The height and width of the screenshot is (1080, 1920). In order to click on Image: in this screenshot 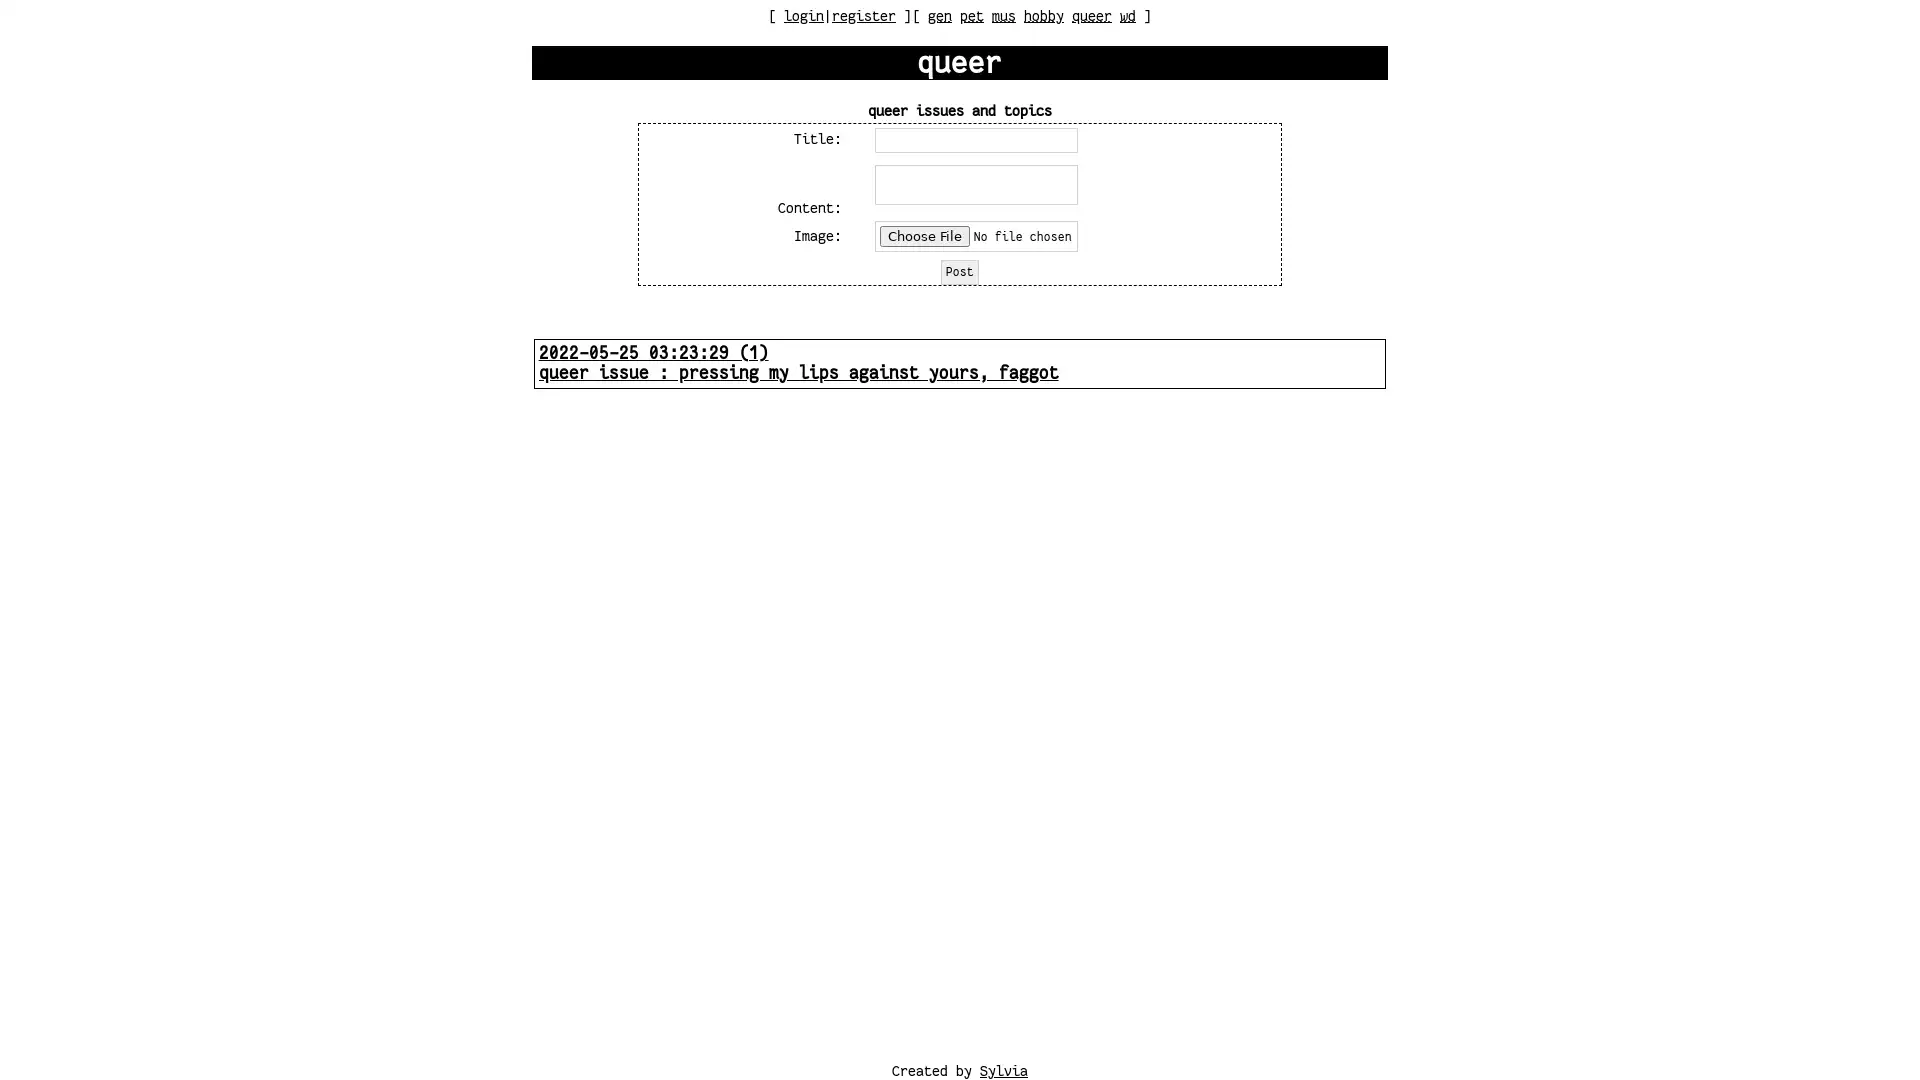, I will do `click(976, 234)`.